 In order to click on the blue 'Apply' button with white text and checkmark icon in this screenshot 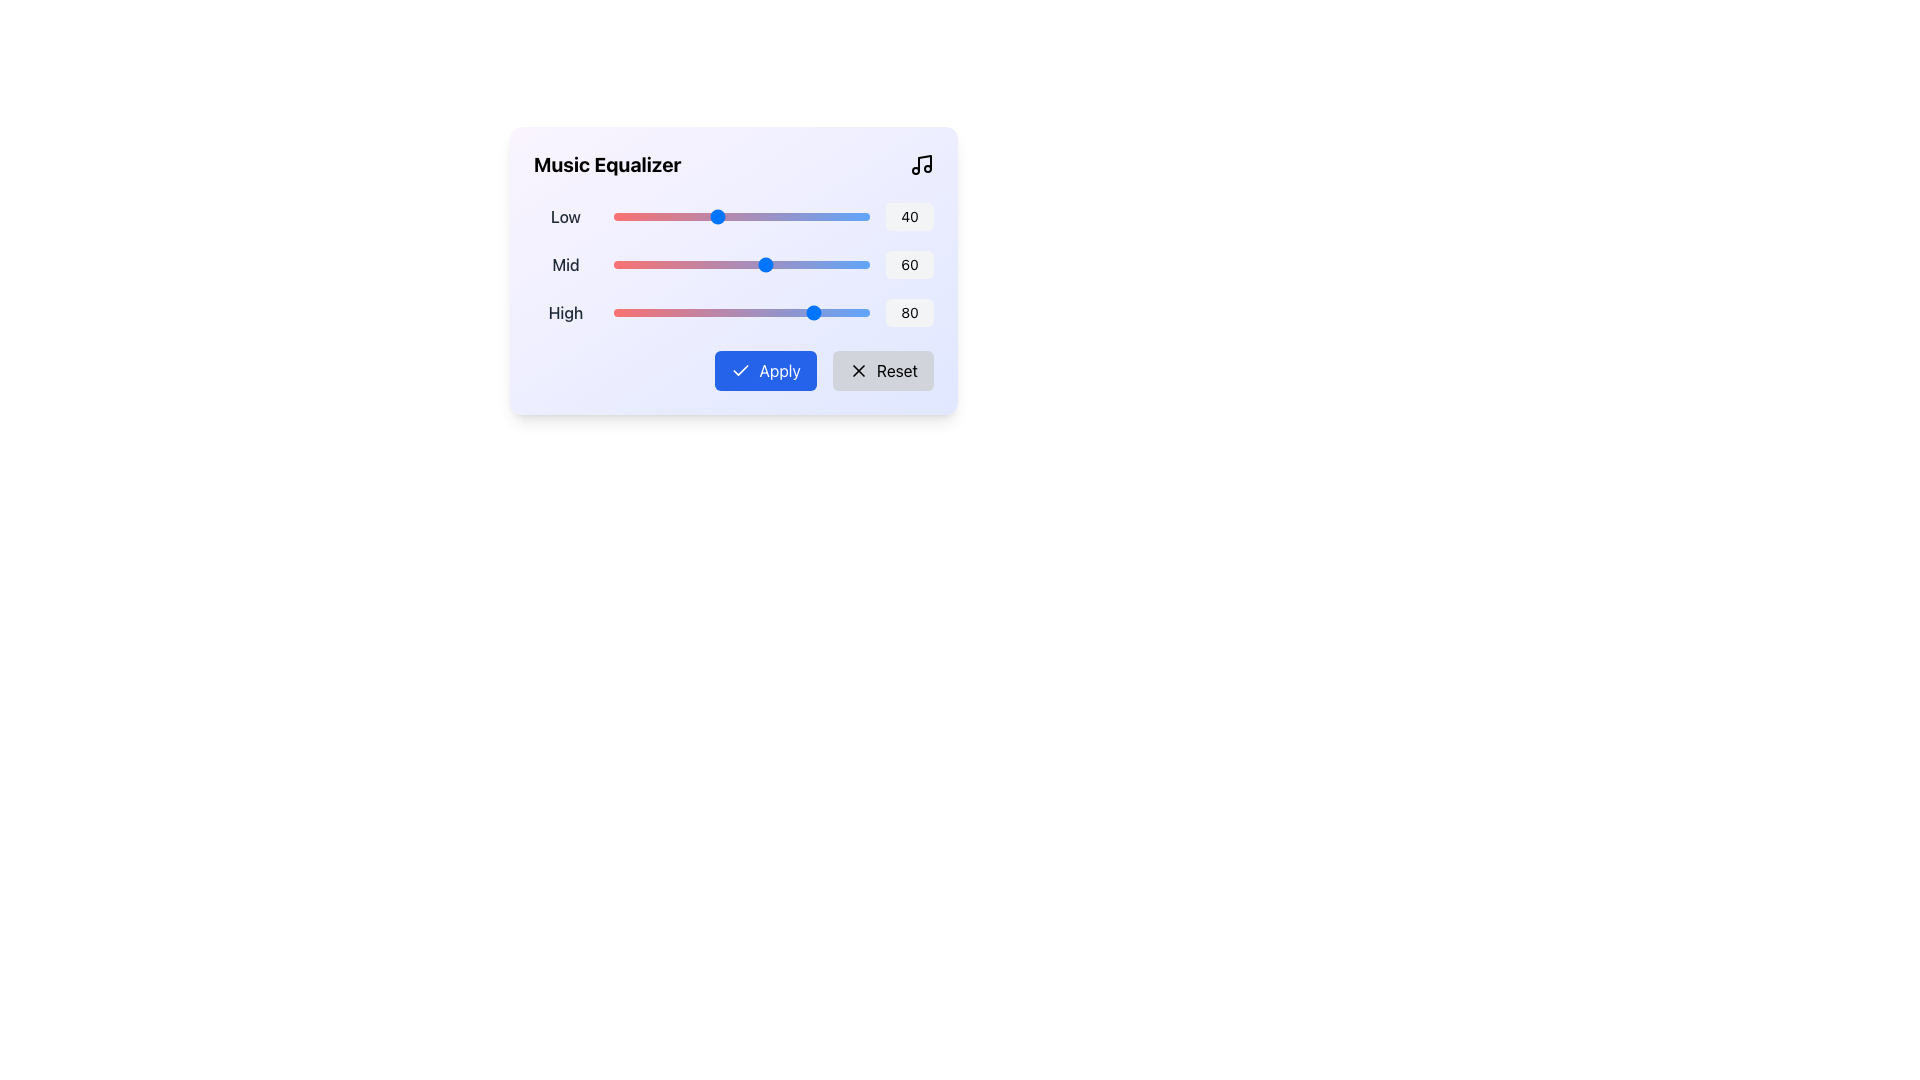, I will do `click(733, 370)`.